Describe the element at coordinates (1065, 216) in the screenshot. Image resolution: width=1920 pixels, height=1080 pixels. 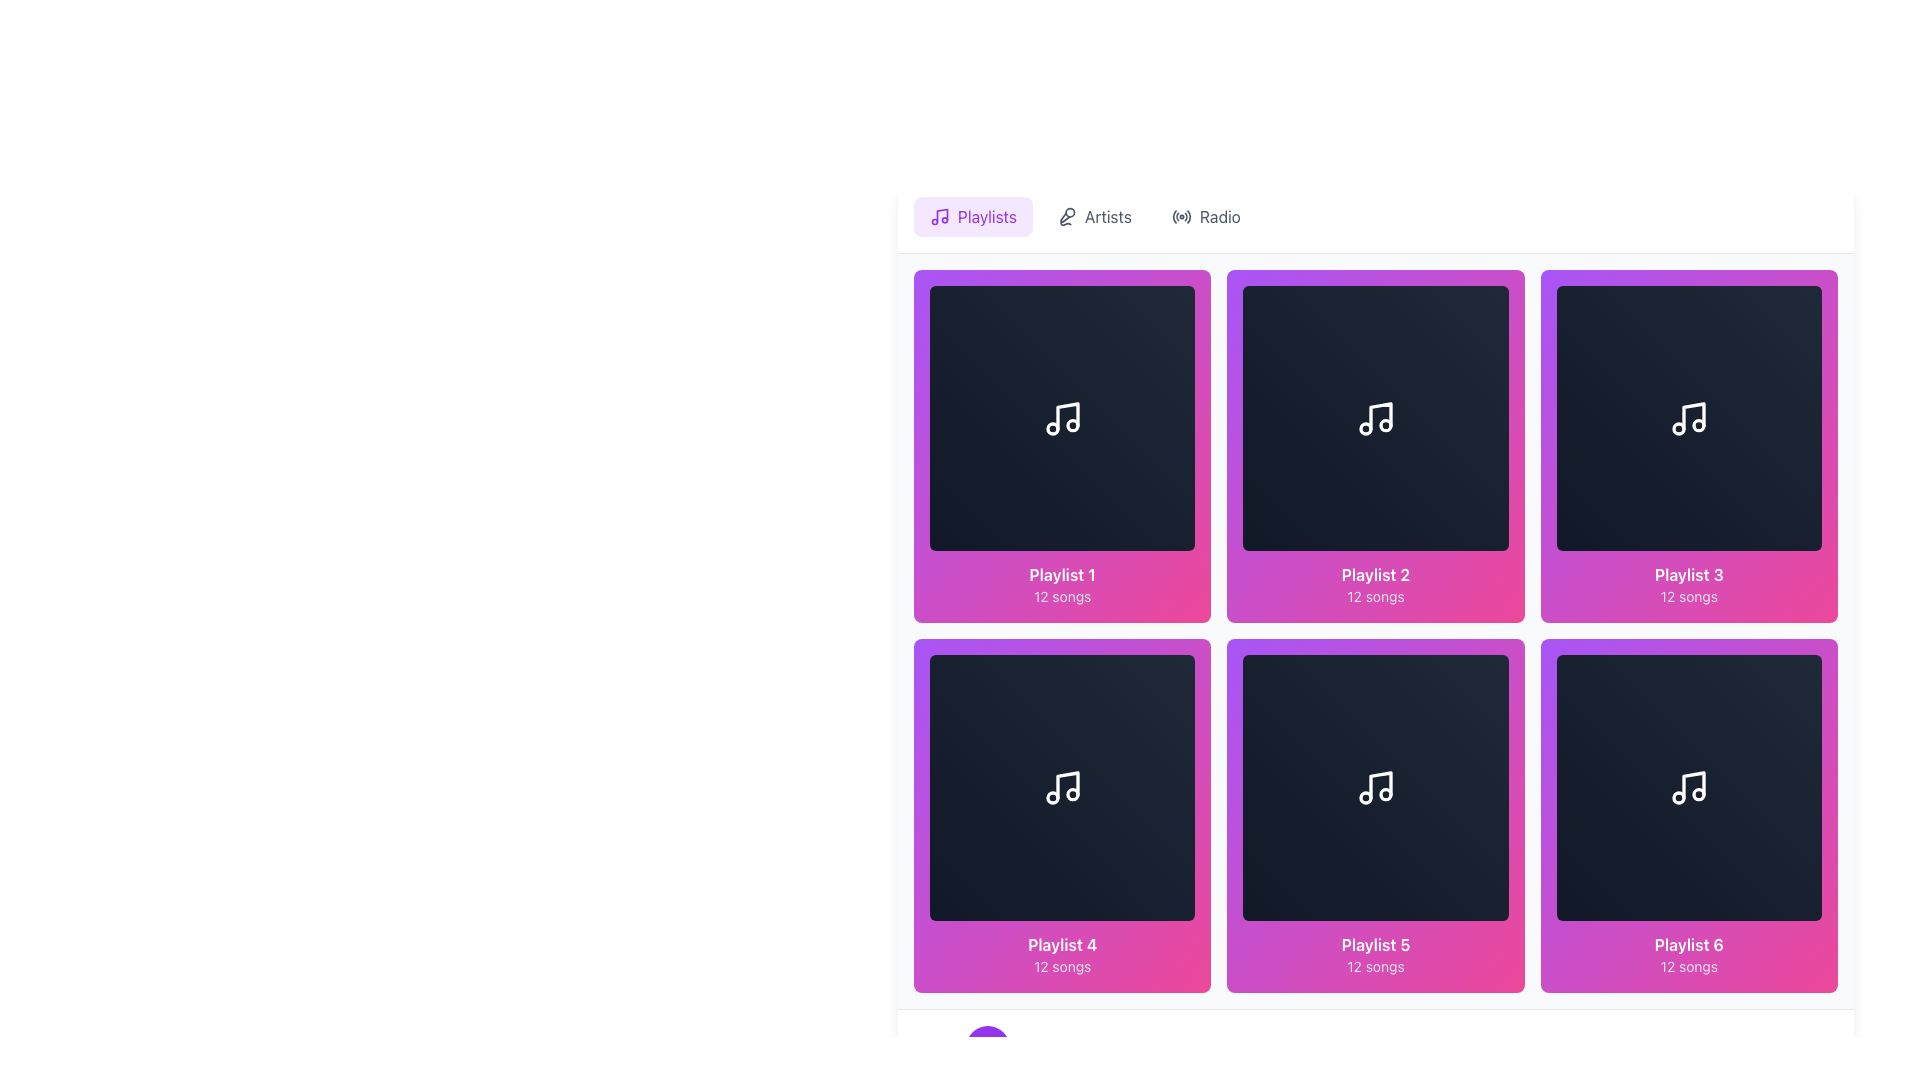
I see `the microphone icon located within the 'Artists' button in the top center navigation bar` at that location.